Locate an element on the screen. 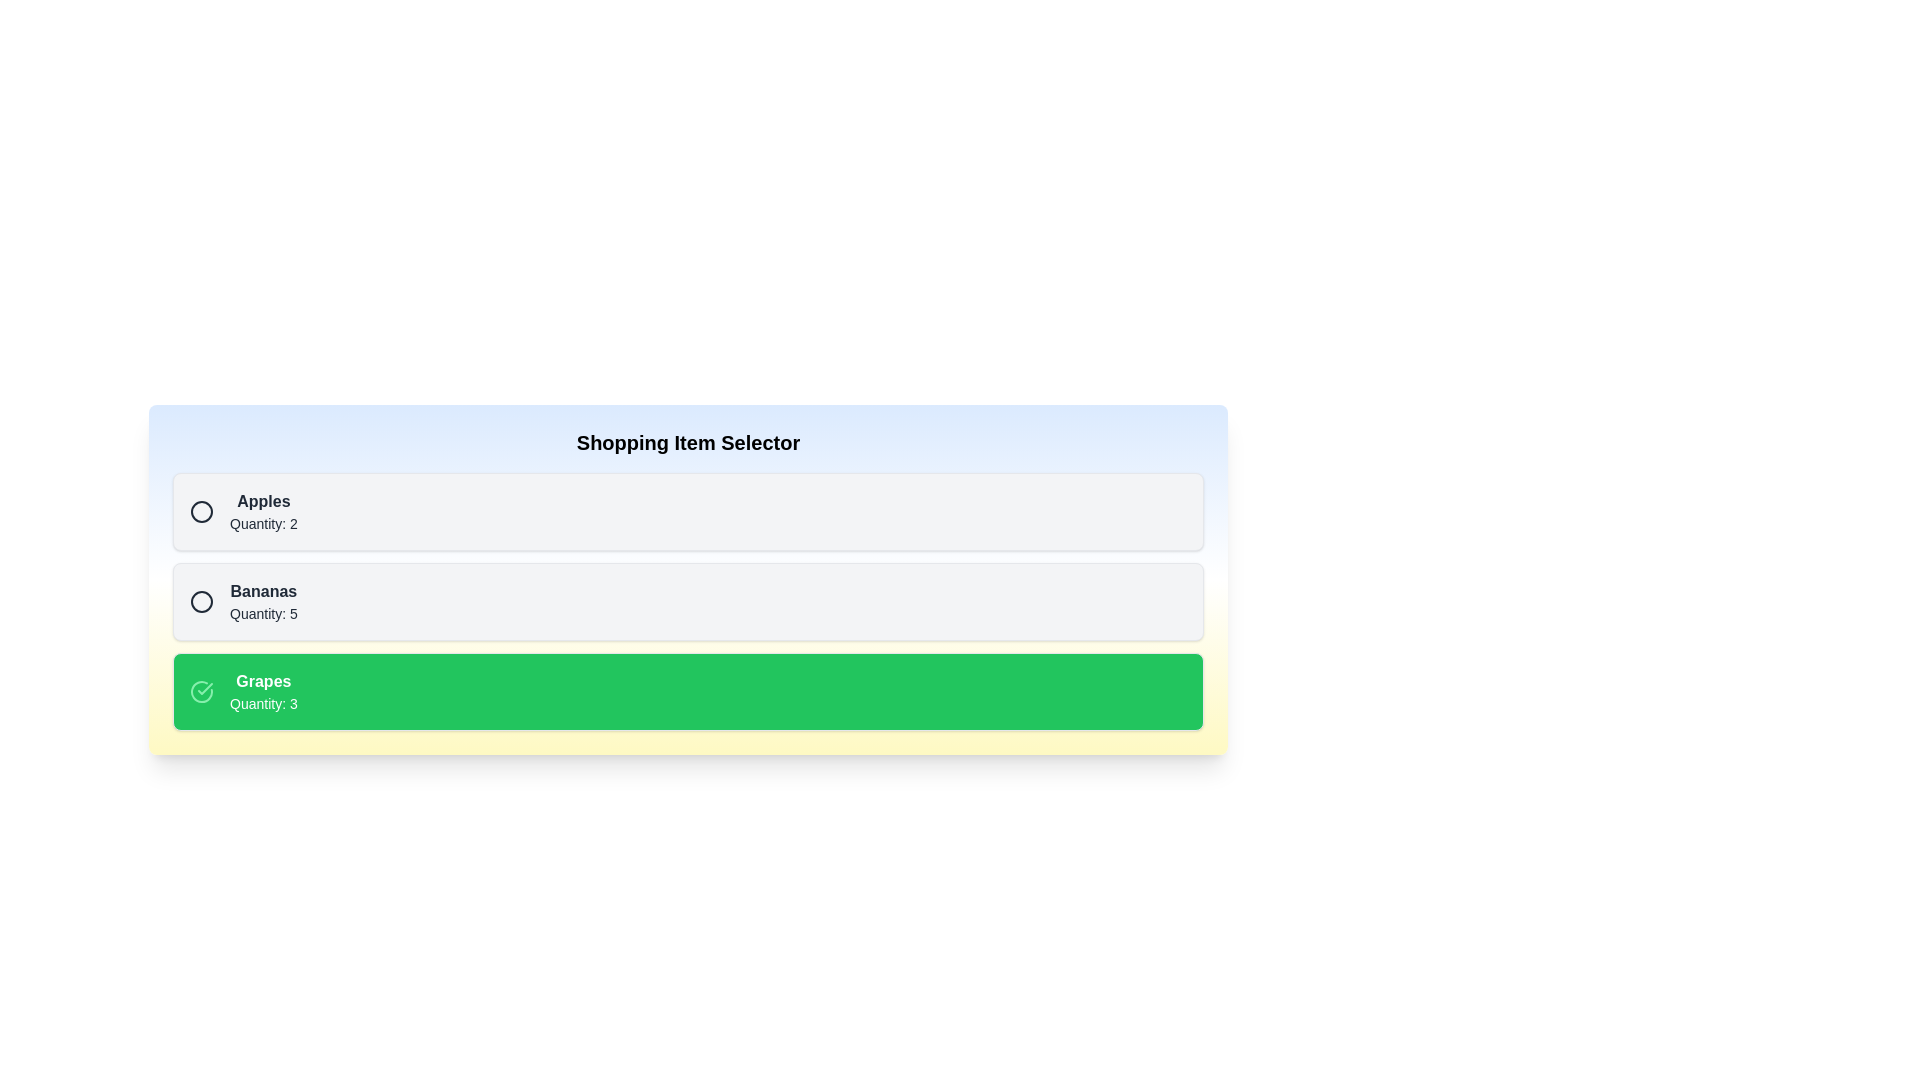 This screenshot has height=1080, width=1920. the item Bananas to observe its hover effect is located at coordinates (688, 600).